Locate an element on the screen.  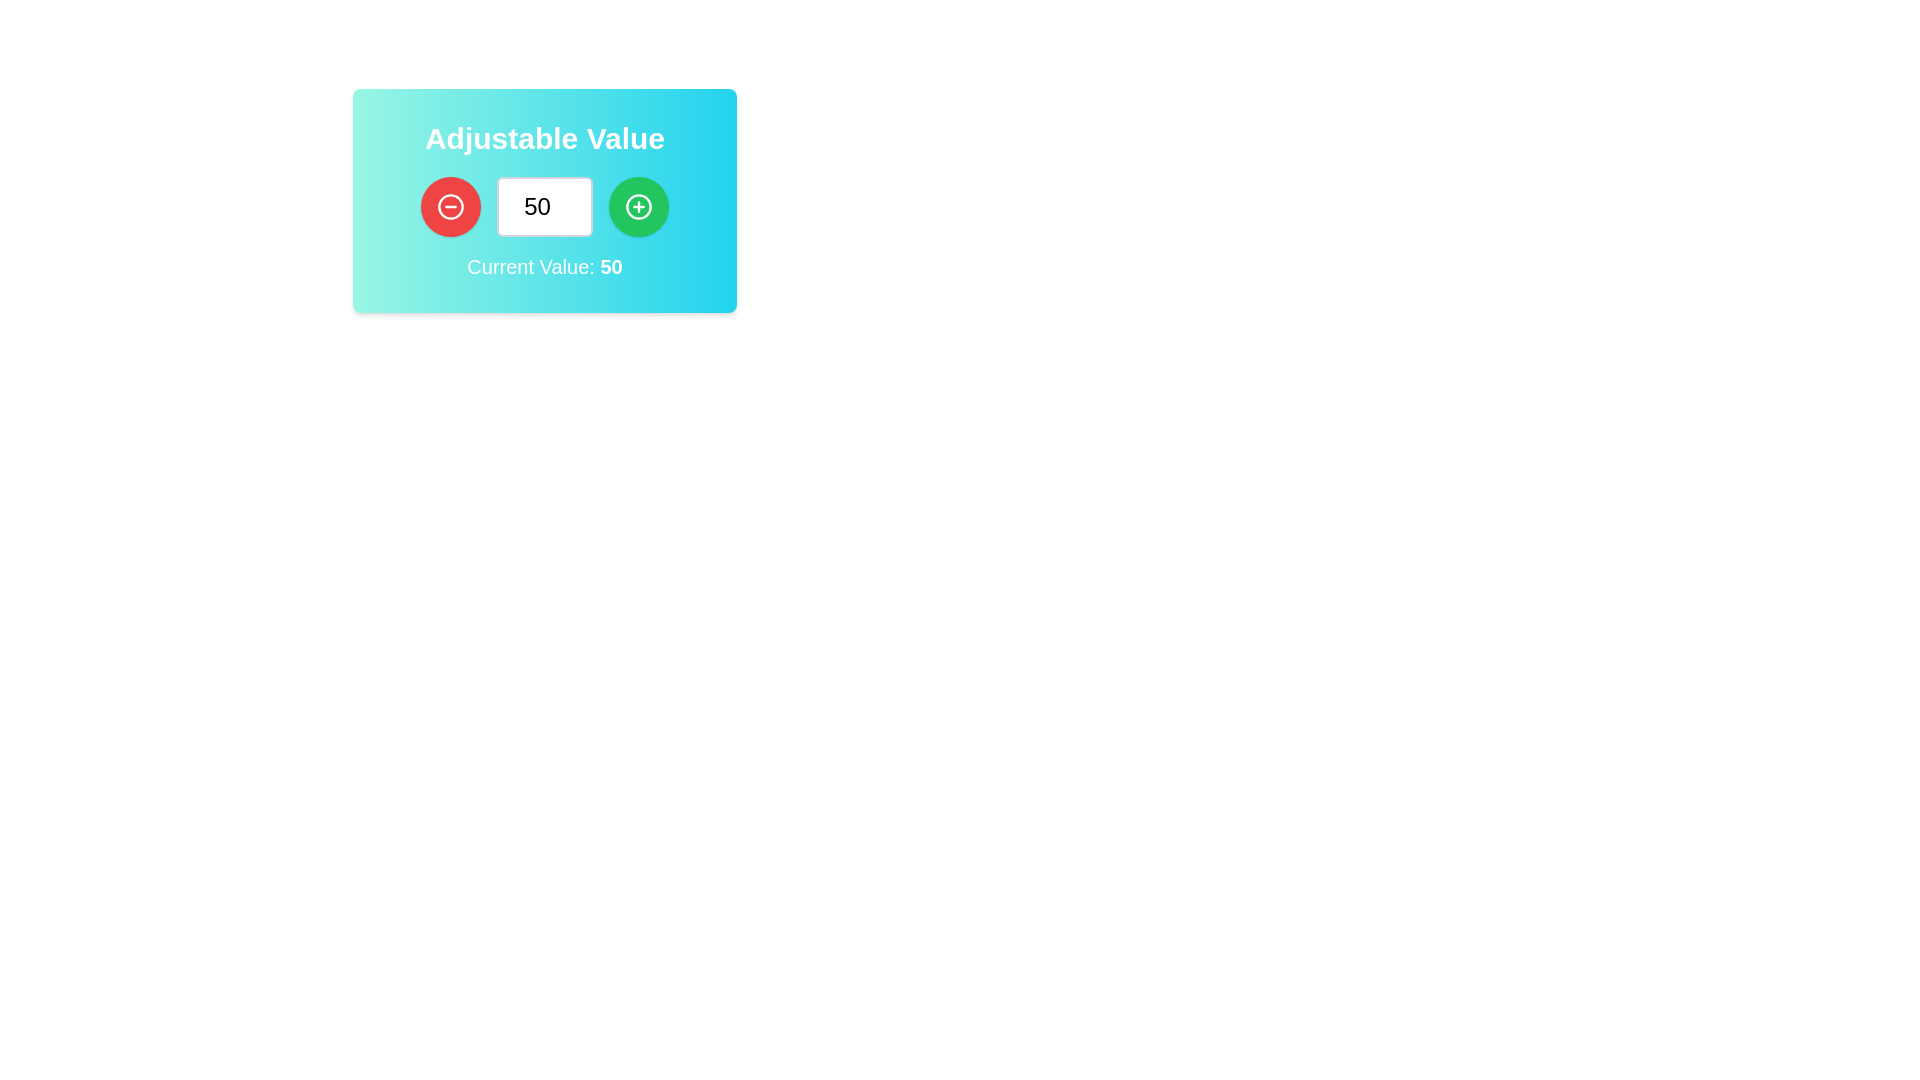
the leftmost decrement button located to the left of the number input field to reduce its value is located at coordinates (450, 207).